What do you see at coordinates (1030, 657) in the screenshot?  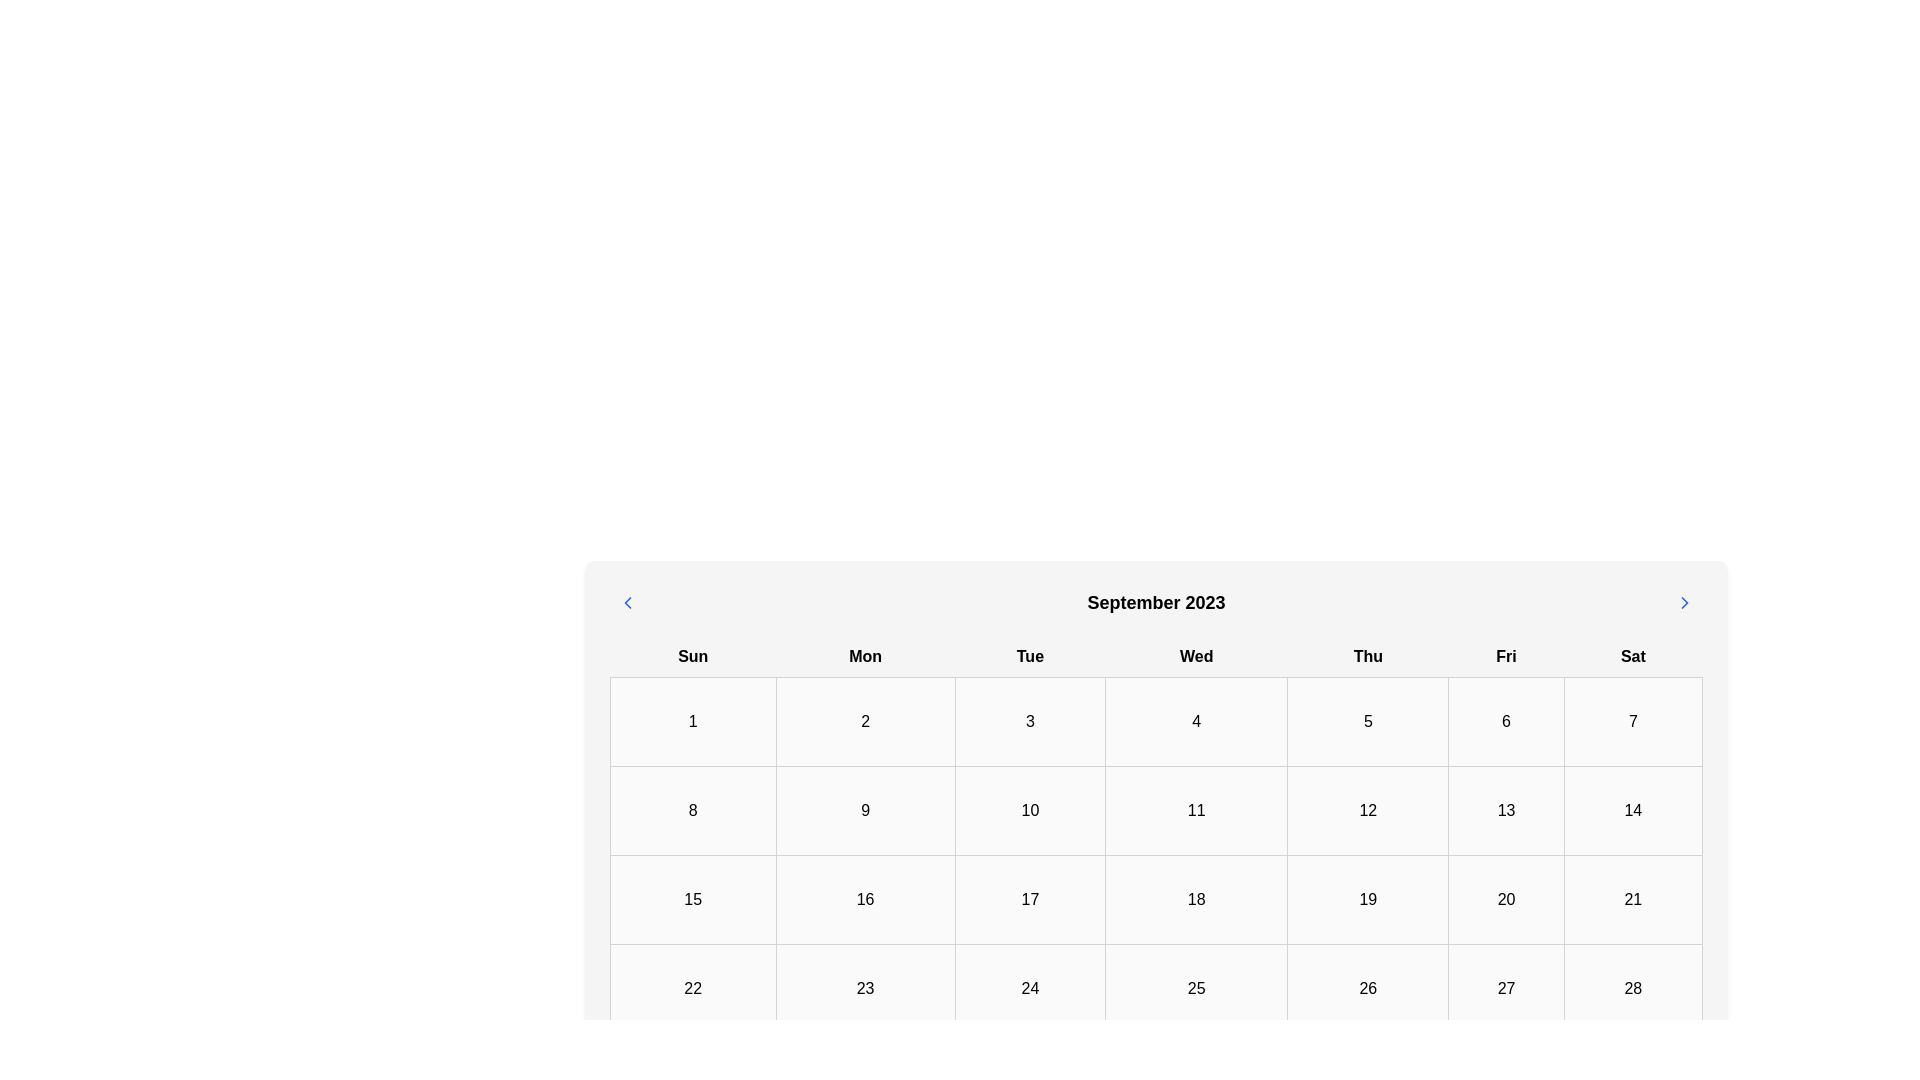 I see `text label 'Tue' which is presented in a bold black font, located in the sequence of weekdays between 'Mon' and 'Wed'` at bounding box center [1030, 657].